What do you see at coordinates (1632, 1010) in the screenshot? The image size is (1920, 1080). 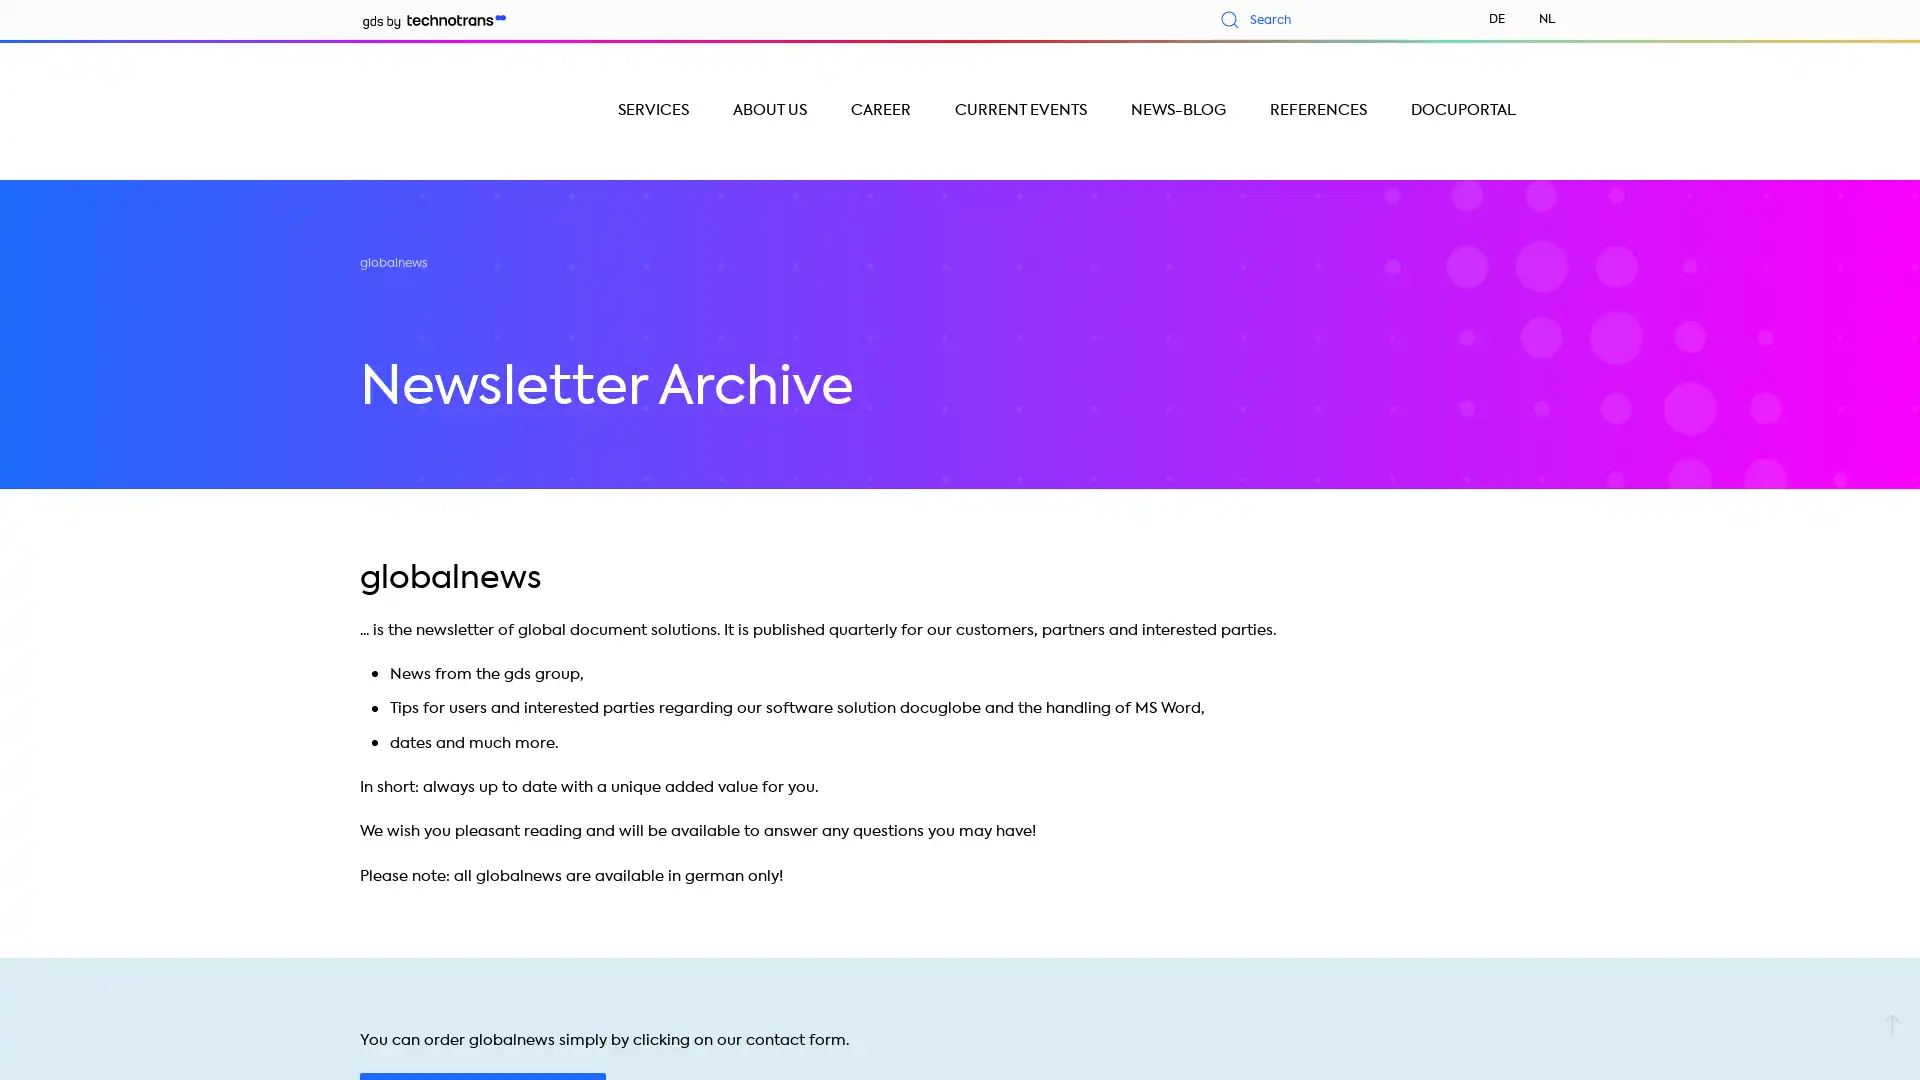 I see `MORE` at bounding box center [1632, 1010].